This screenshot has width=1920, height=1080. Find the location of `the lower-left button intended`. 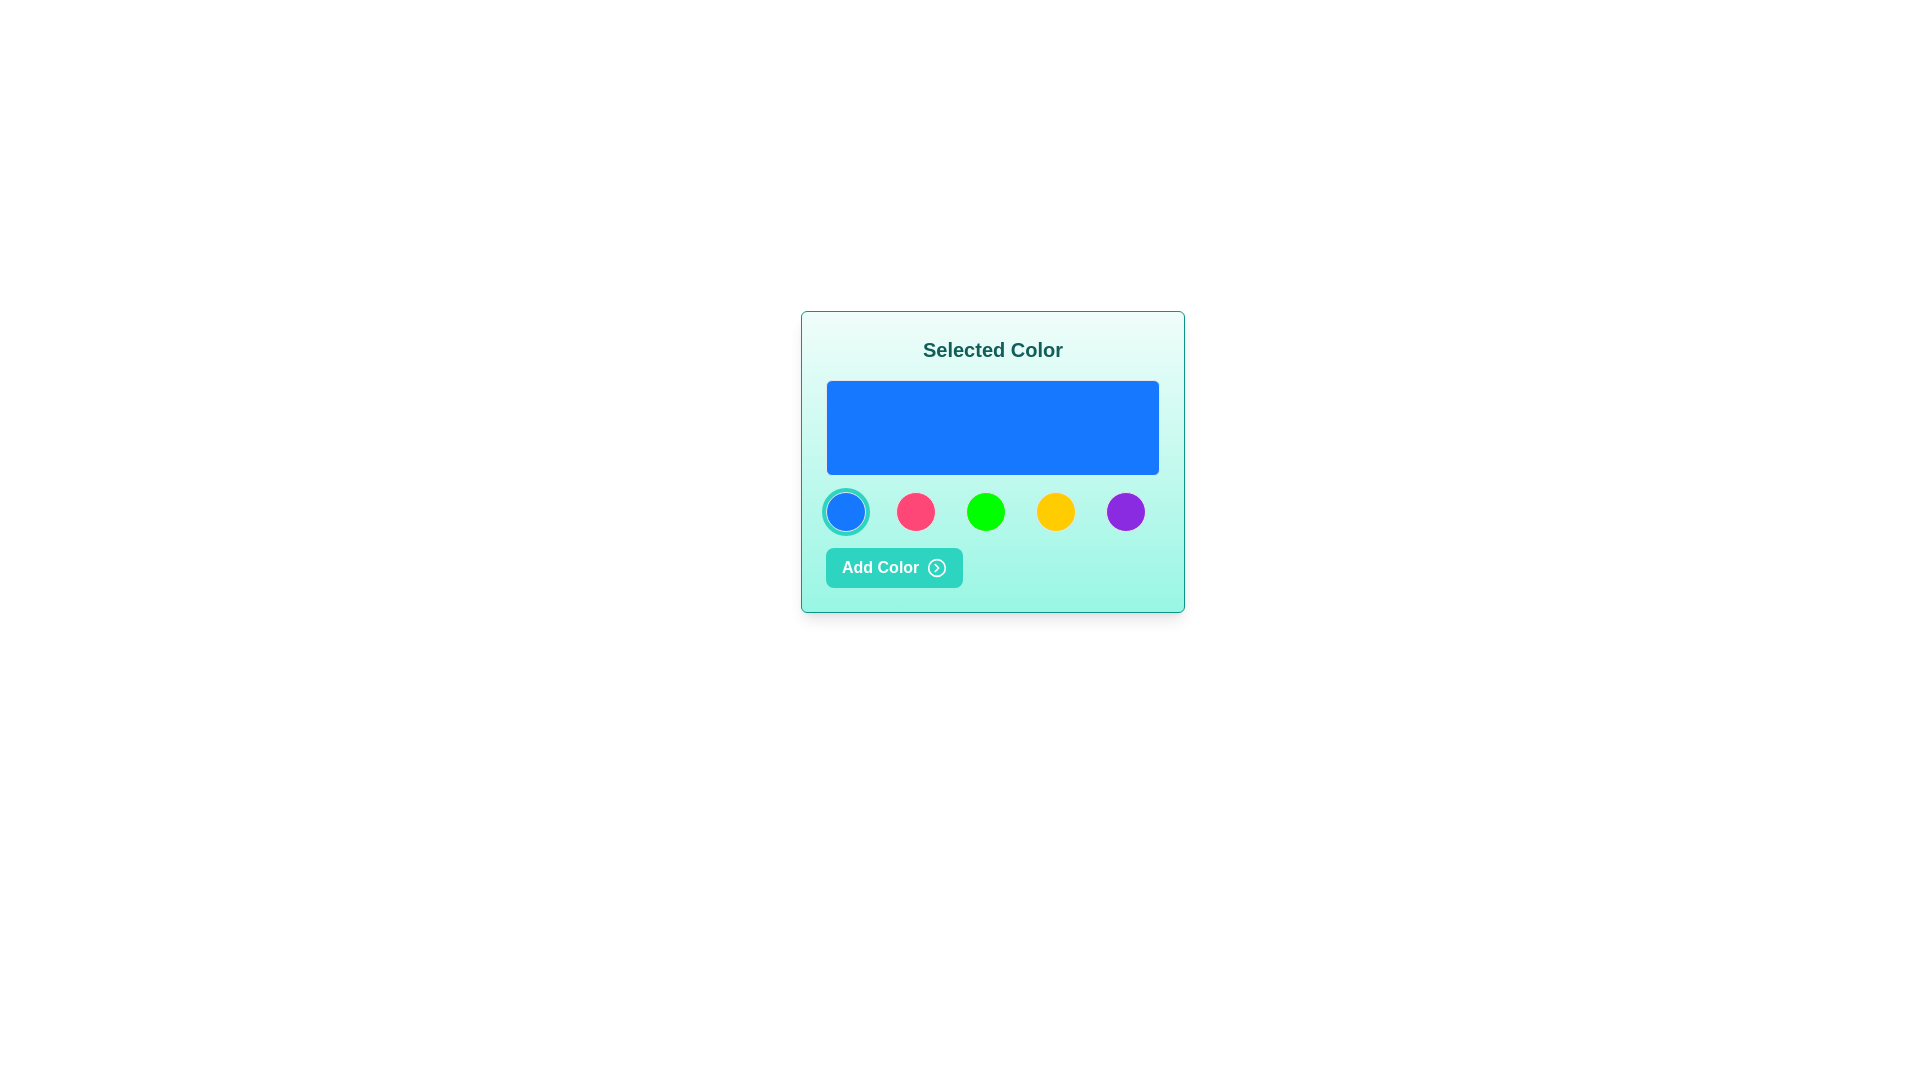

the lower-left button intended is located at coordinates (893, 567).